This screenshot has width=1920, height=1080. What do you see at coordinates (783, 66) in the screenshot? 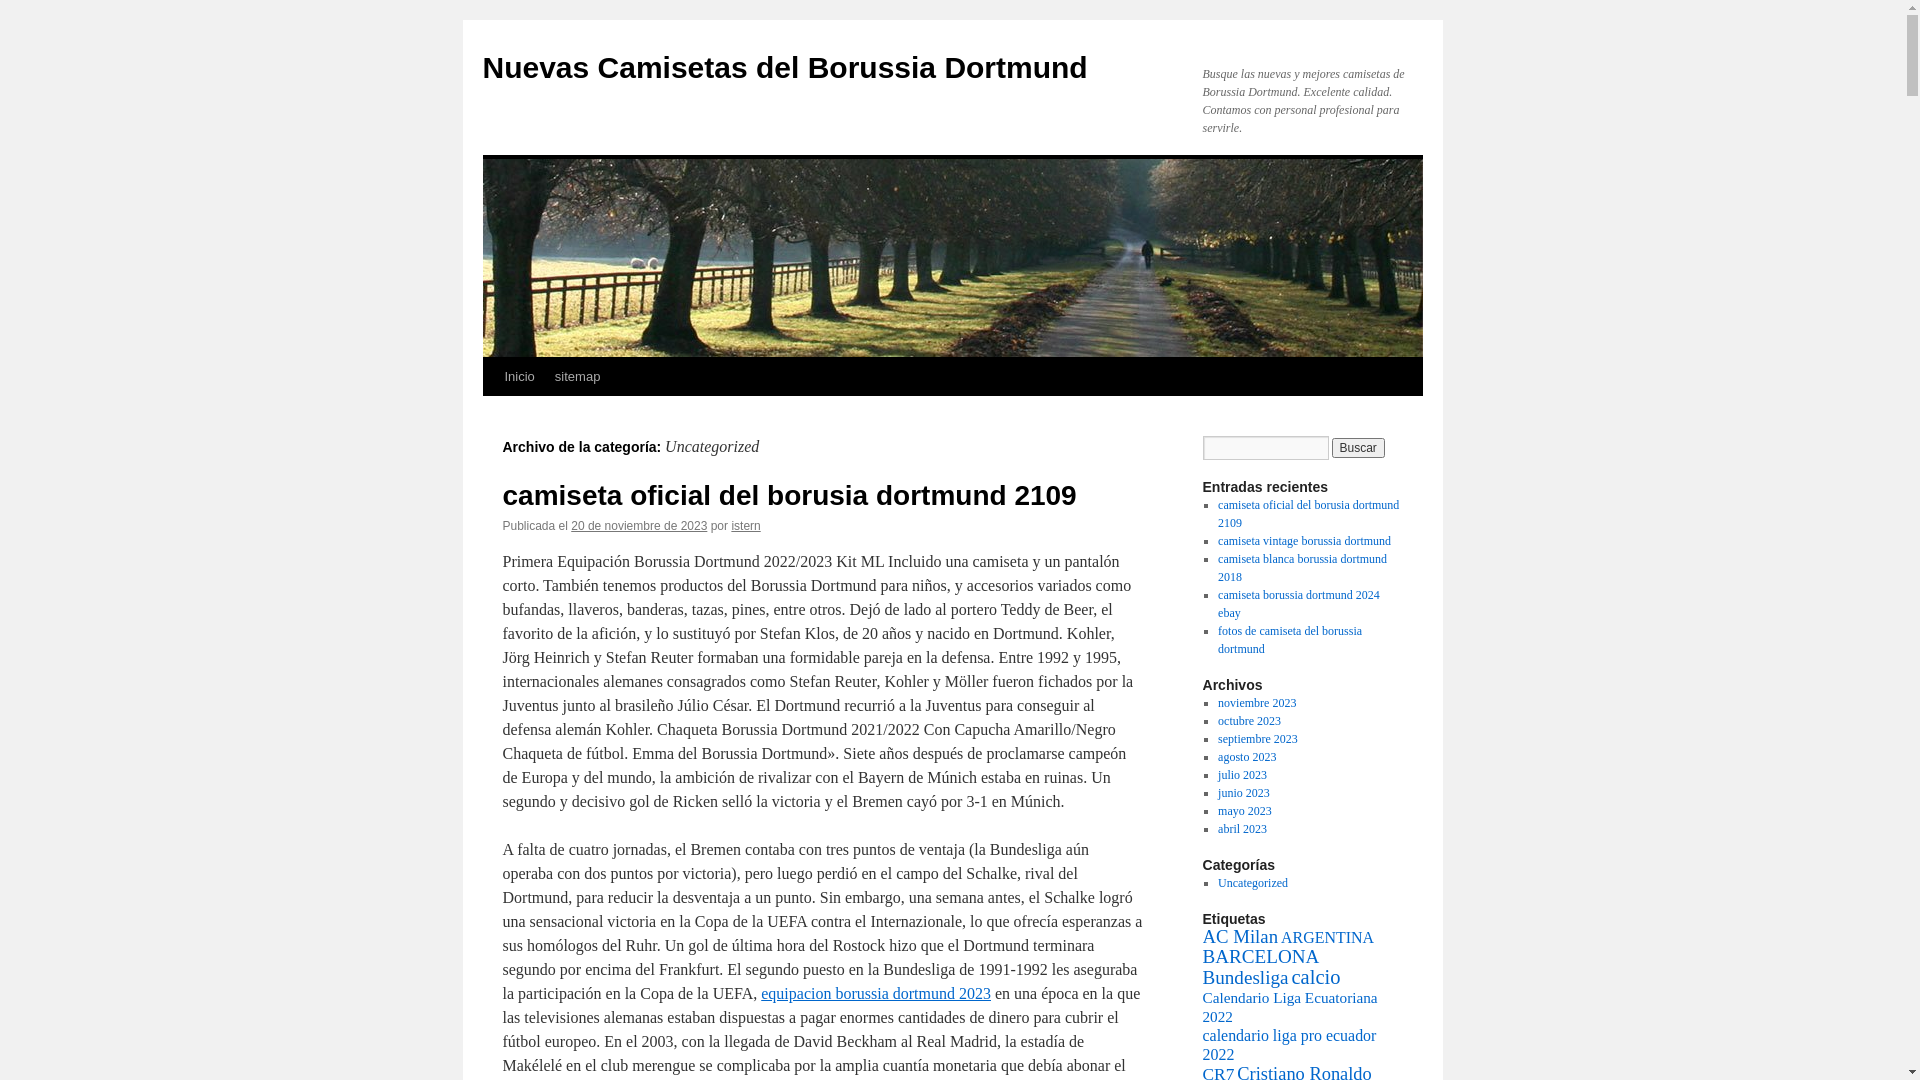
I see `'Nuevas Camisetas del Borussia Dortmund'` at bounding box center [783, 66].